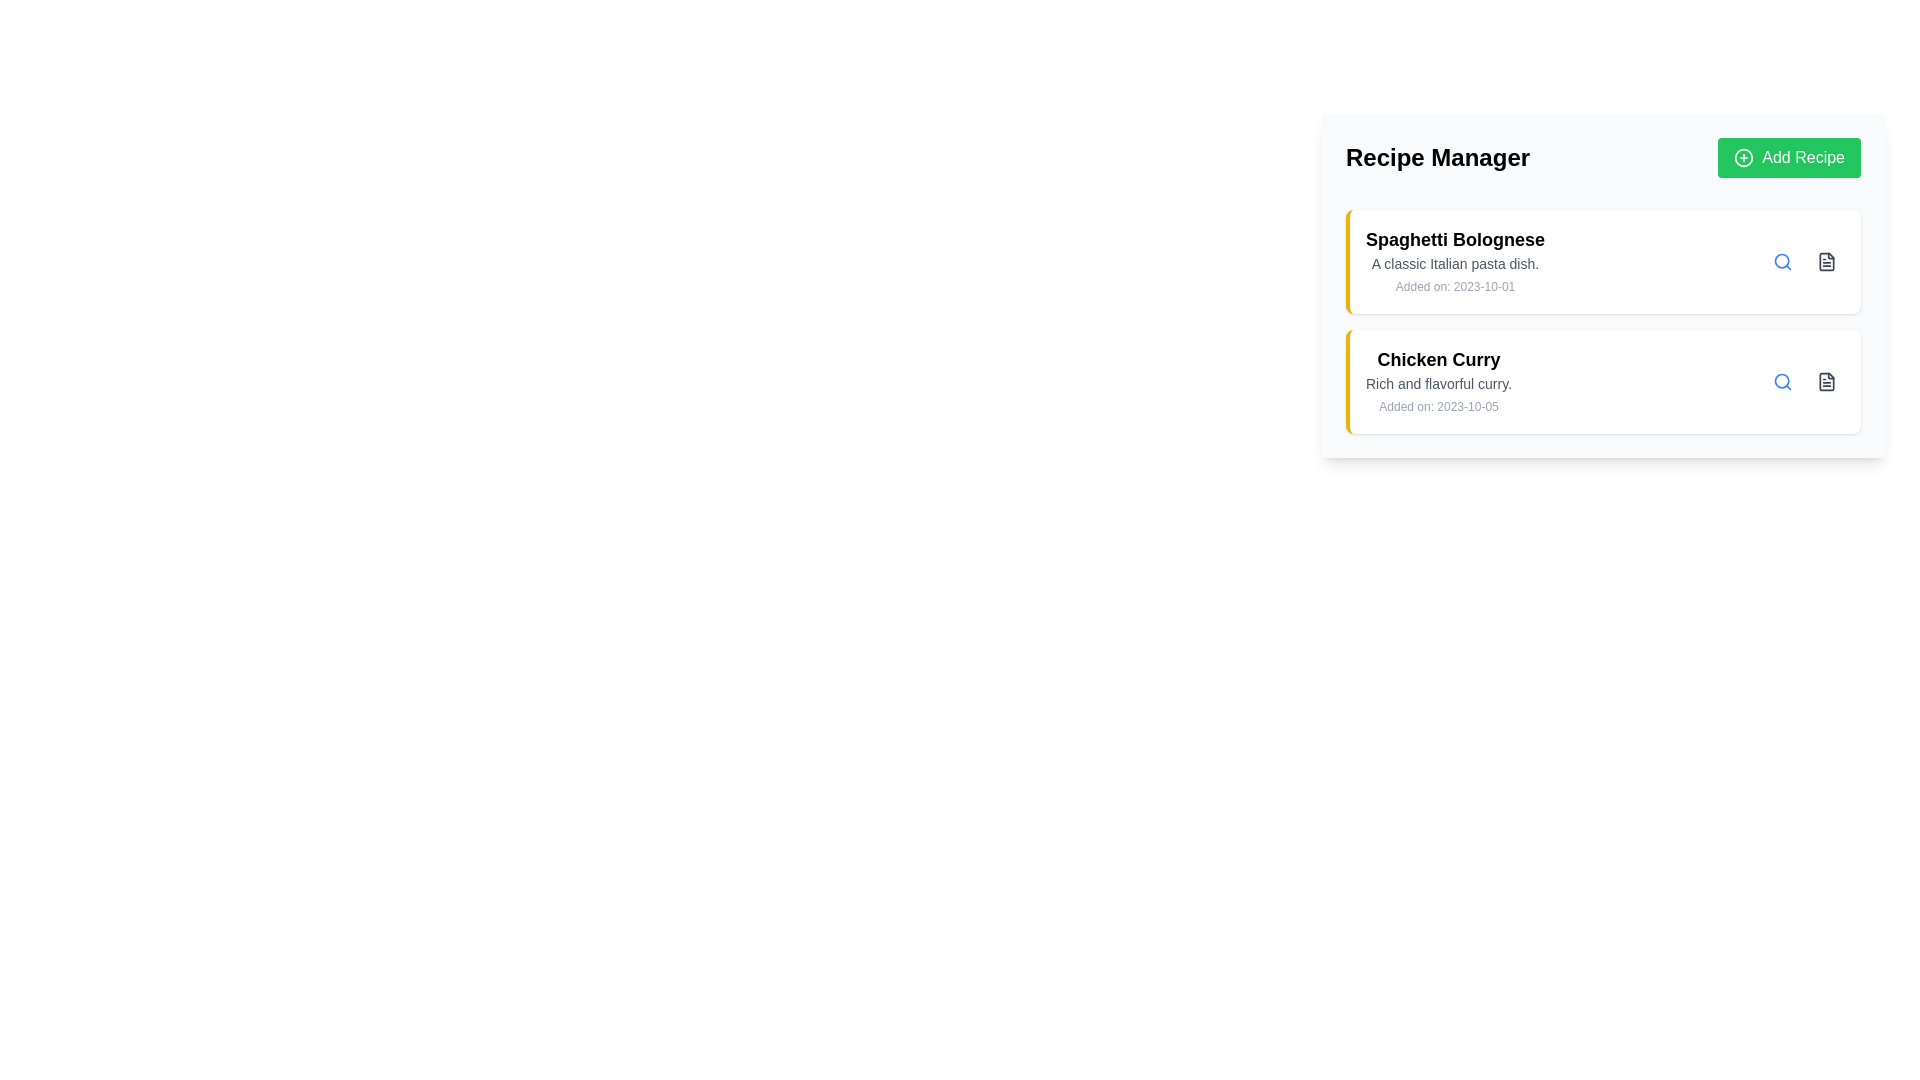 This screenshot has height=1080, width=1920. Describe the element at coordinates (1438, 358) in the screenshot. I see `the Text Label that serves as the title or name of a recipe, which is the first subcomponent of the recipe entry` at that location.